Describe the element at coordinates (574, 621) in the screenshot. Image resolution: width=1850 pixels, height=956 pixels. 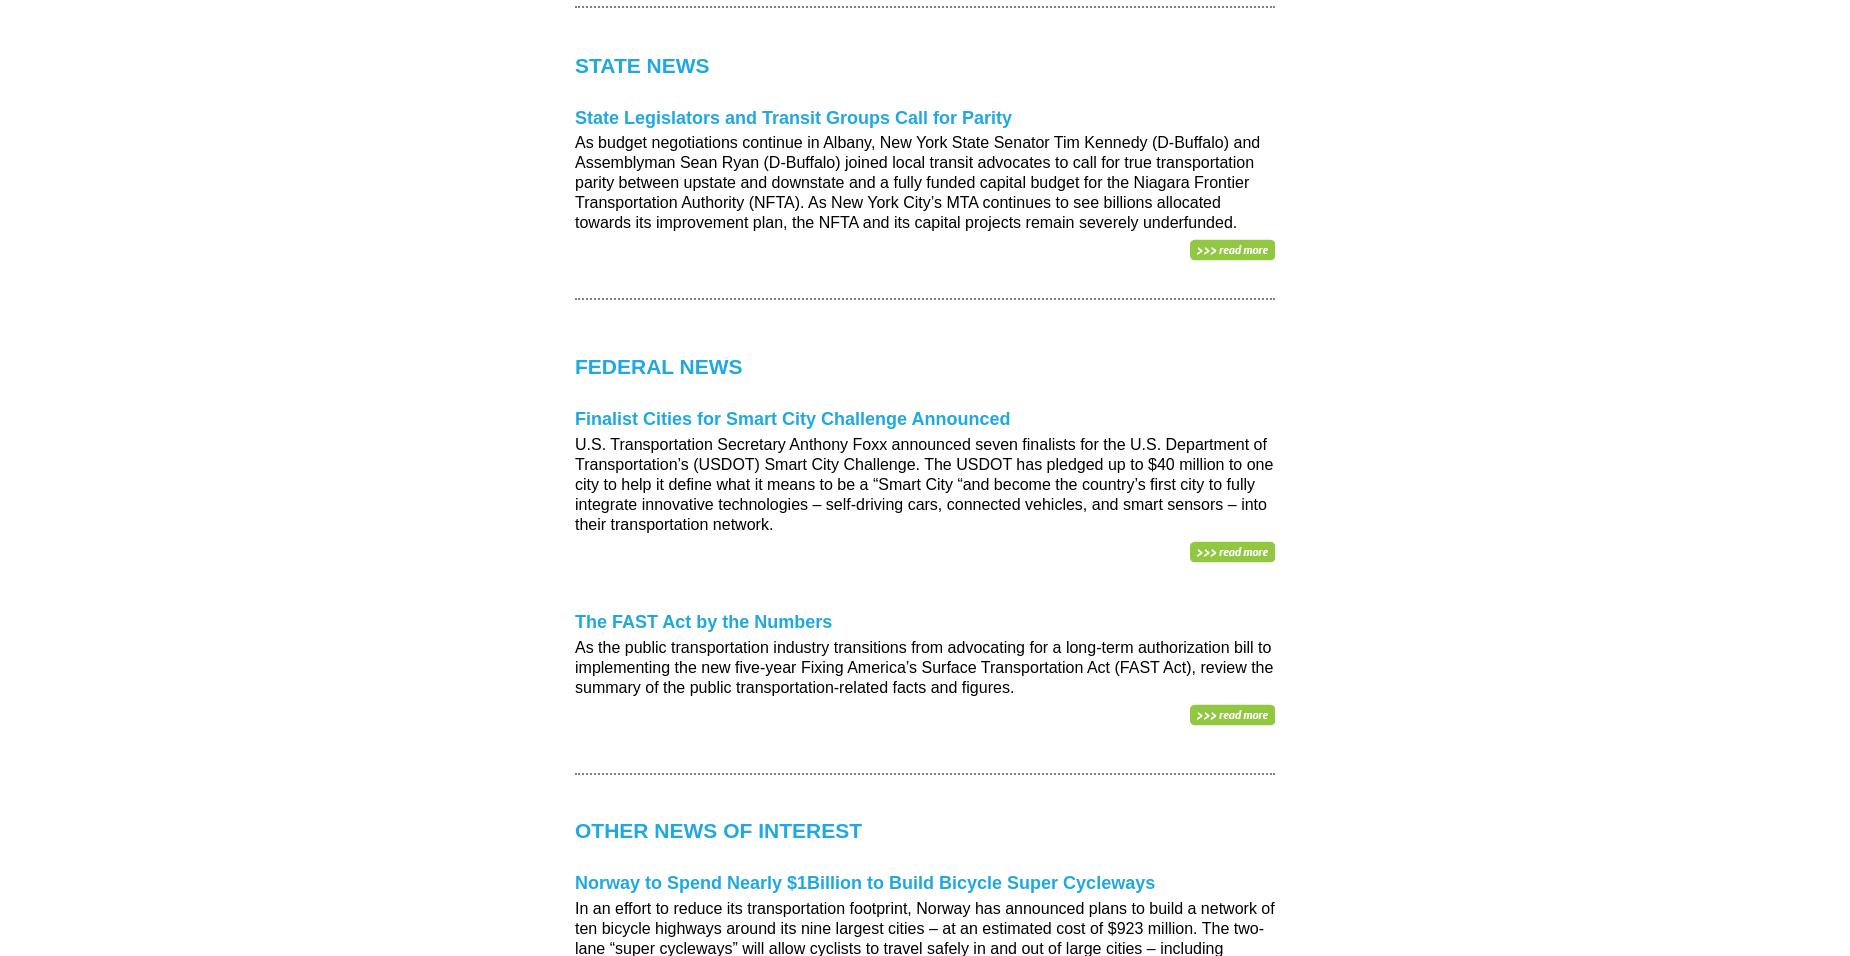
I see `'The FAST Act by the Numbers'` at that location.